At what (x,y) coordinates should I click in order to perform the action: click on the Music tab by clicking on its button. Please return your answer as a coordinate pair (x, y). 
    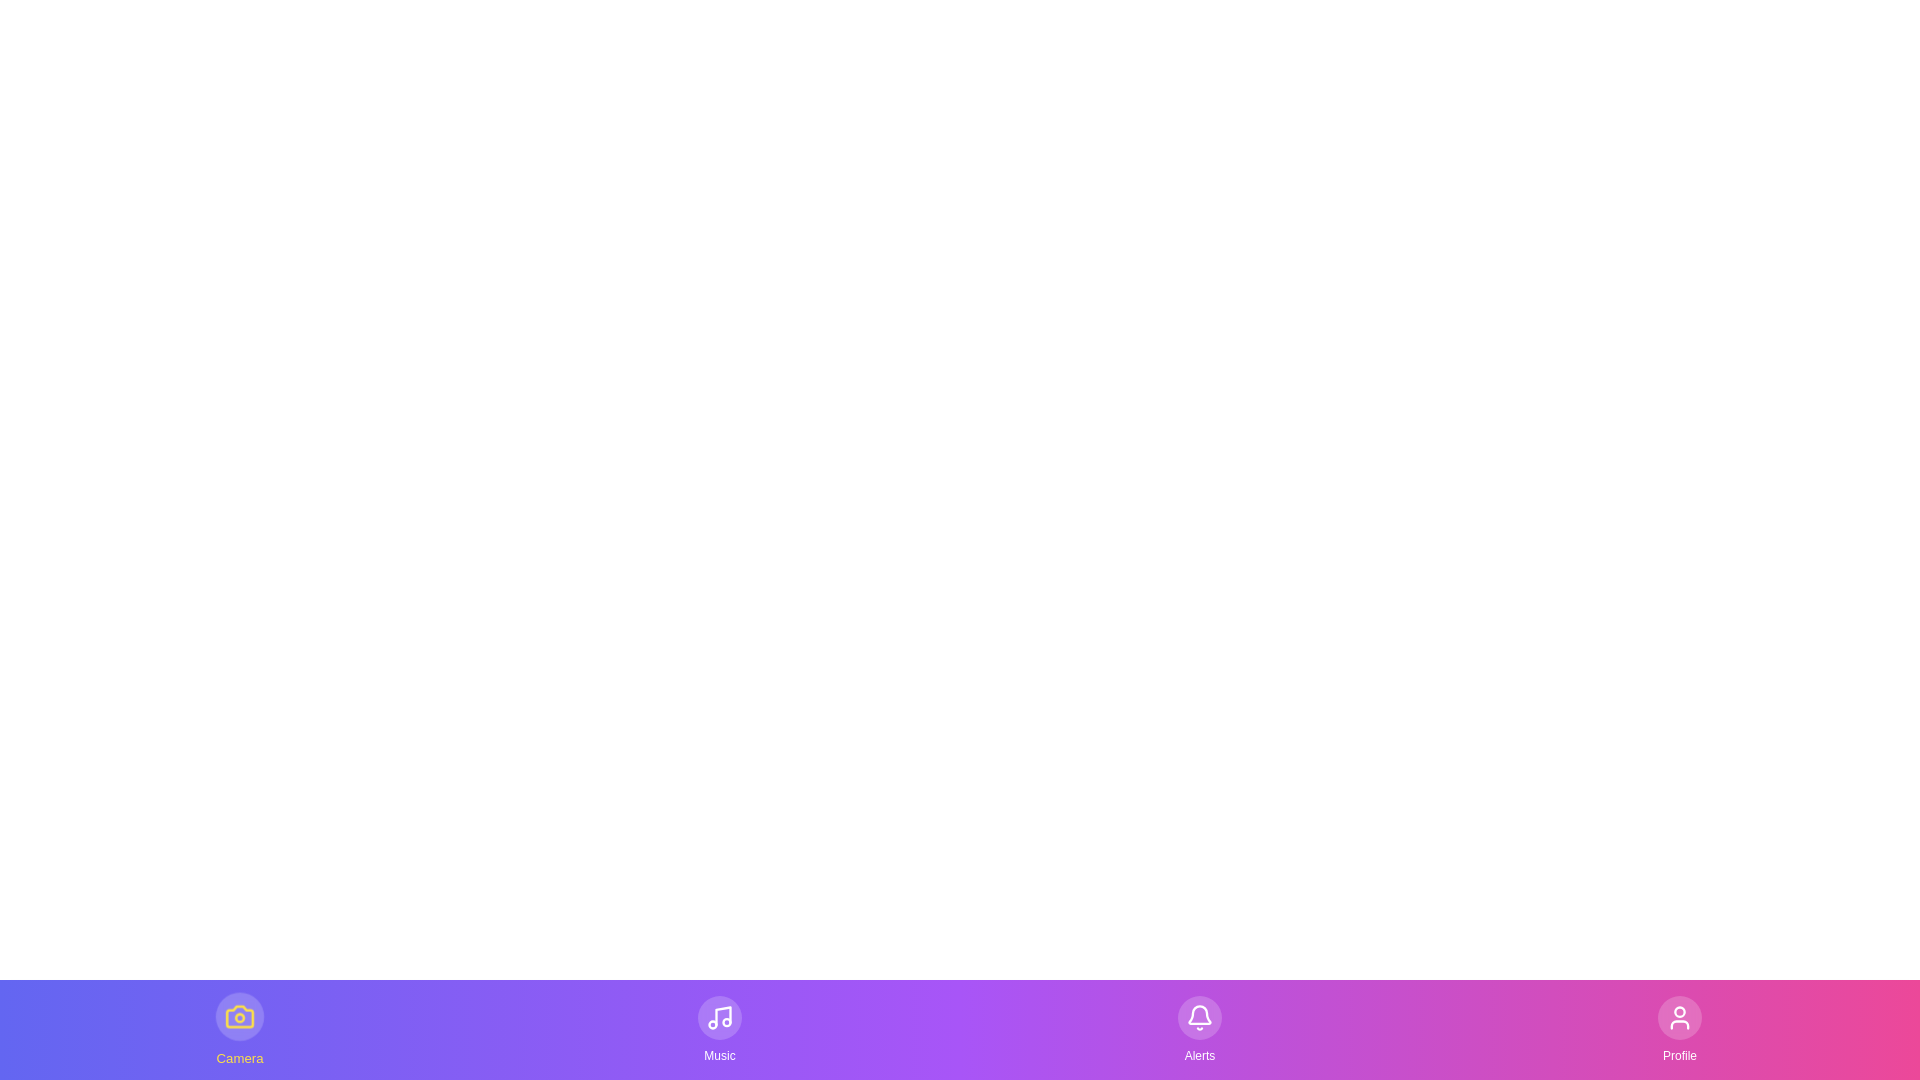
    Looking at the image, I should click on (720, 1029).